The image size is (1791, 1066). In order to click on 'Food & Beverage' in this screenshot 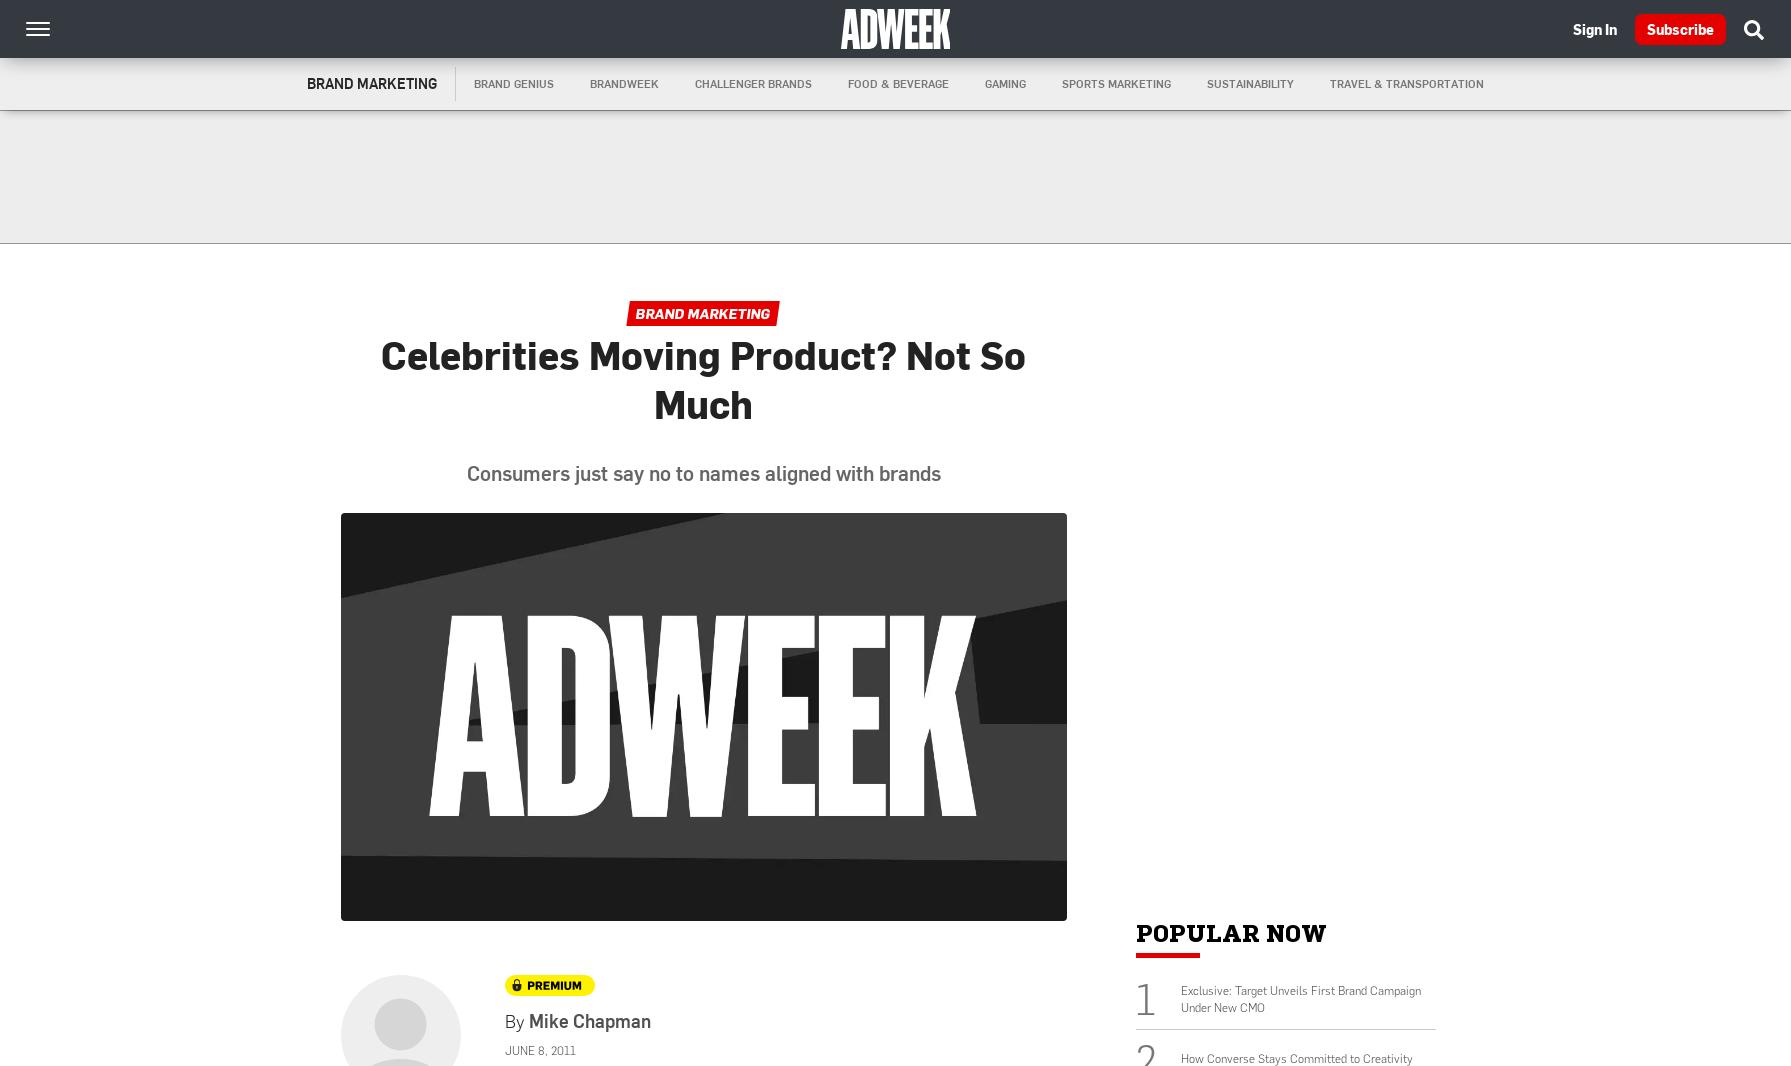, I will do `click(897, 82)`.